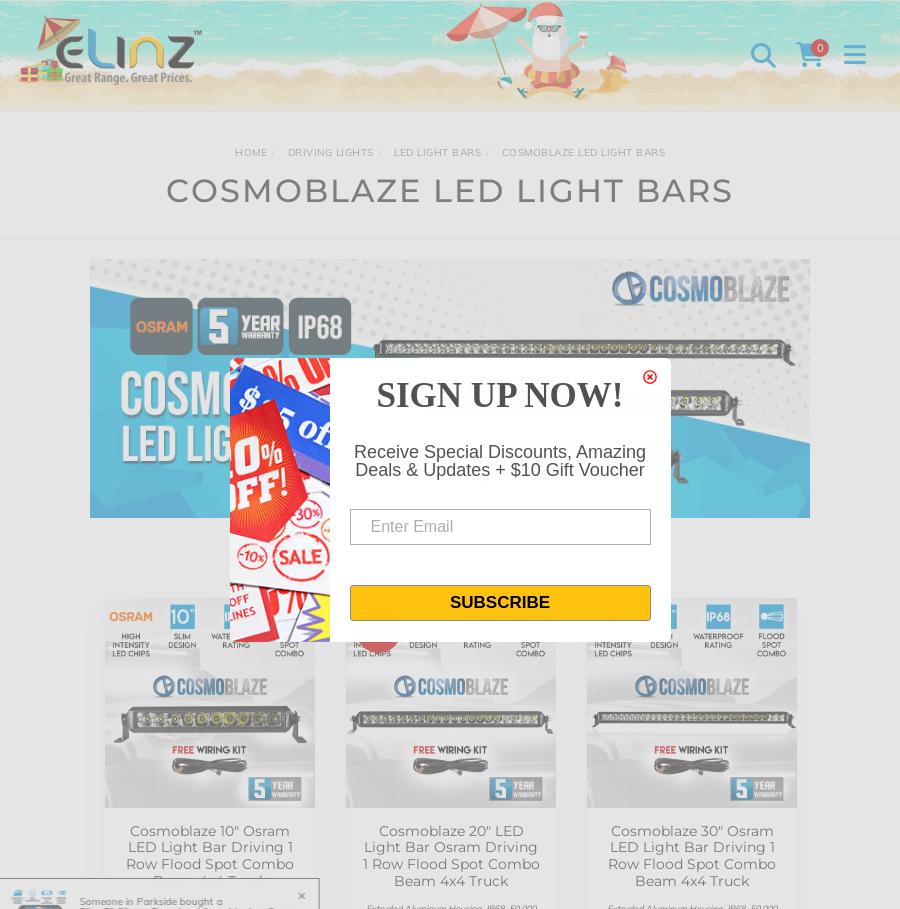 The image size is (900, 909). Describe the element at coordinates (209, 854) in the screenshot. I see `'Cosmoblaze 10" Osram LED Light Bar Driving 1 Row Flood Spot Combo Beam 4x4 Truck'` at that location.